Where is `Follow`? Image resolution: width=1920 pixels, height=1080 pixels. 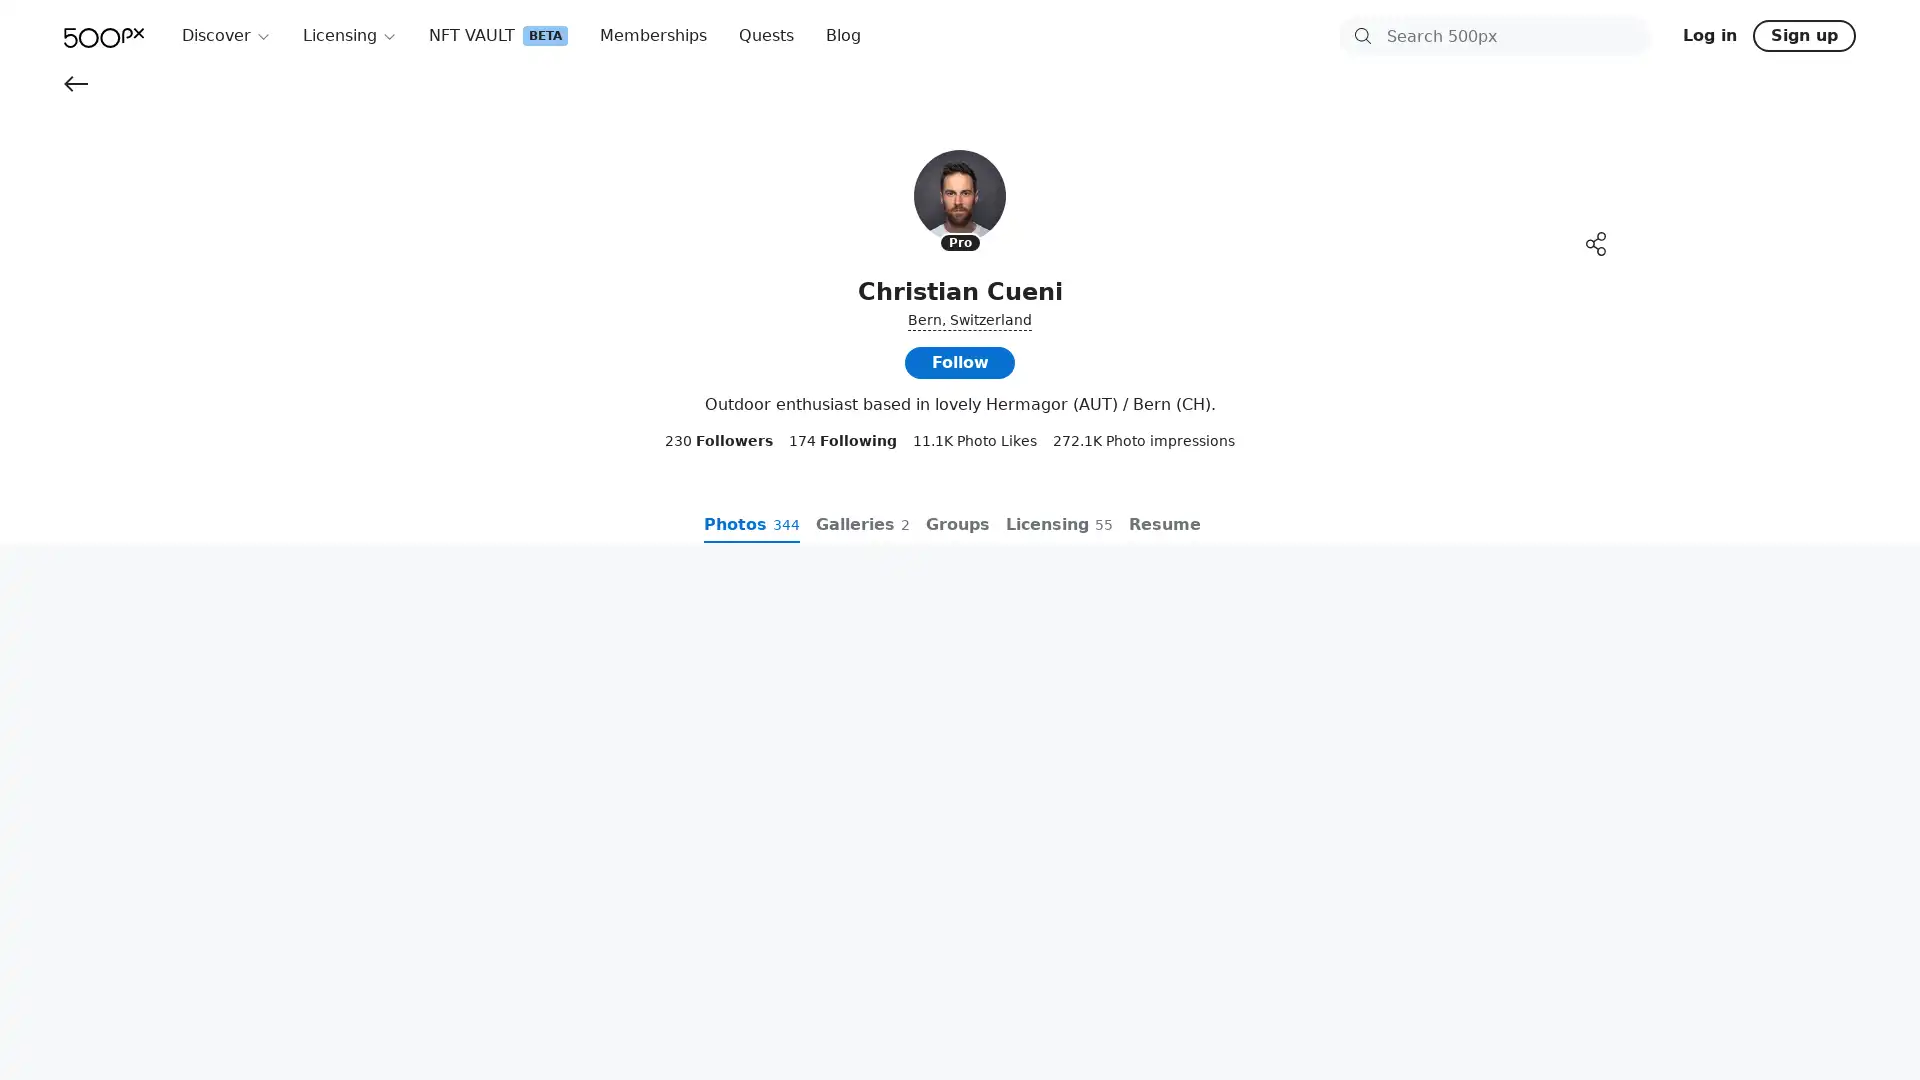 Follow is located at coordinates (960, 604).